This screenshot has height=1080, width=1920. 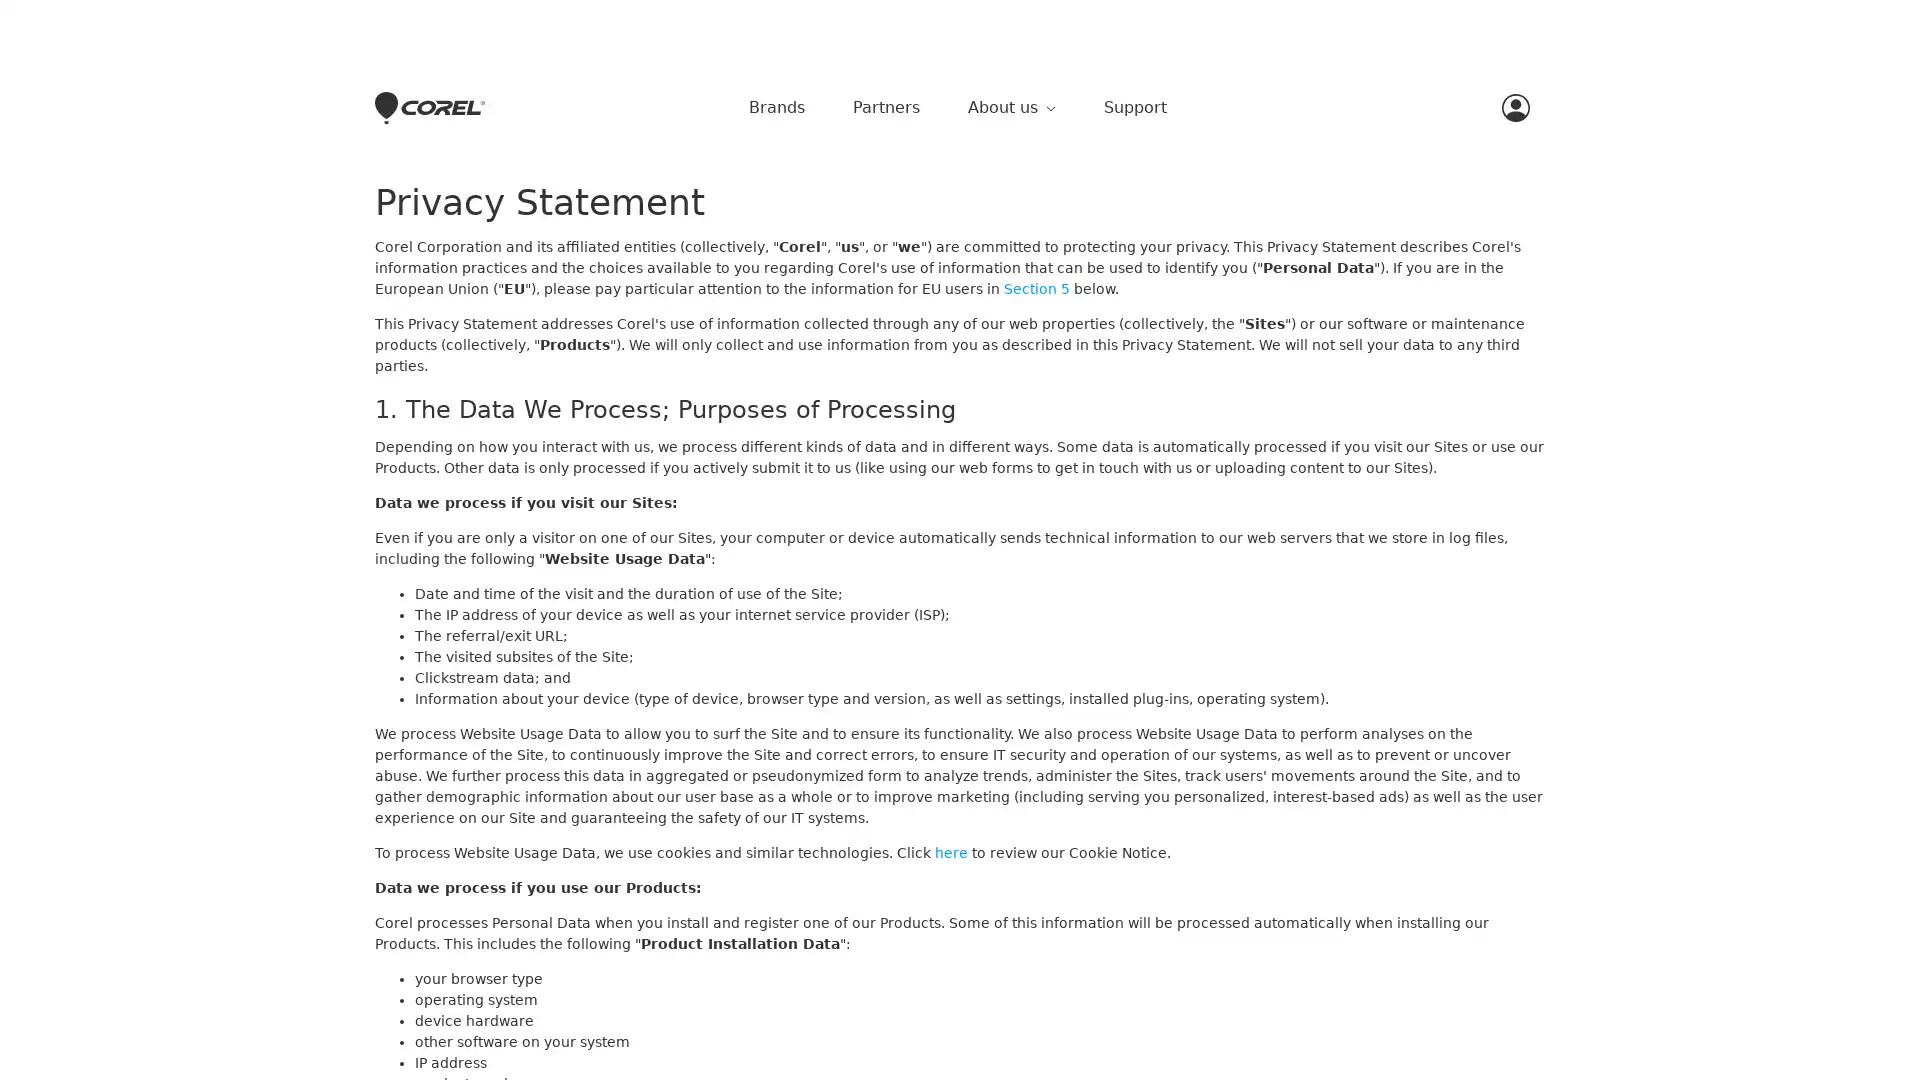 What do you see at coordinates (1616, 1019) in the screenshot?
I see `Accept Cookies` at bounding box center [1616, 1019].